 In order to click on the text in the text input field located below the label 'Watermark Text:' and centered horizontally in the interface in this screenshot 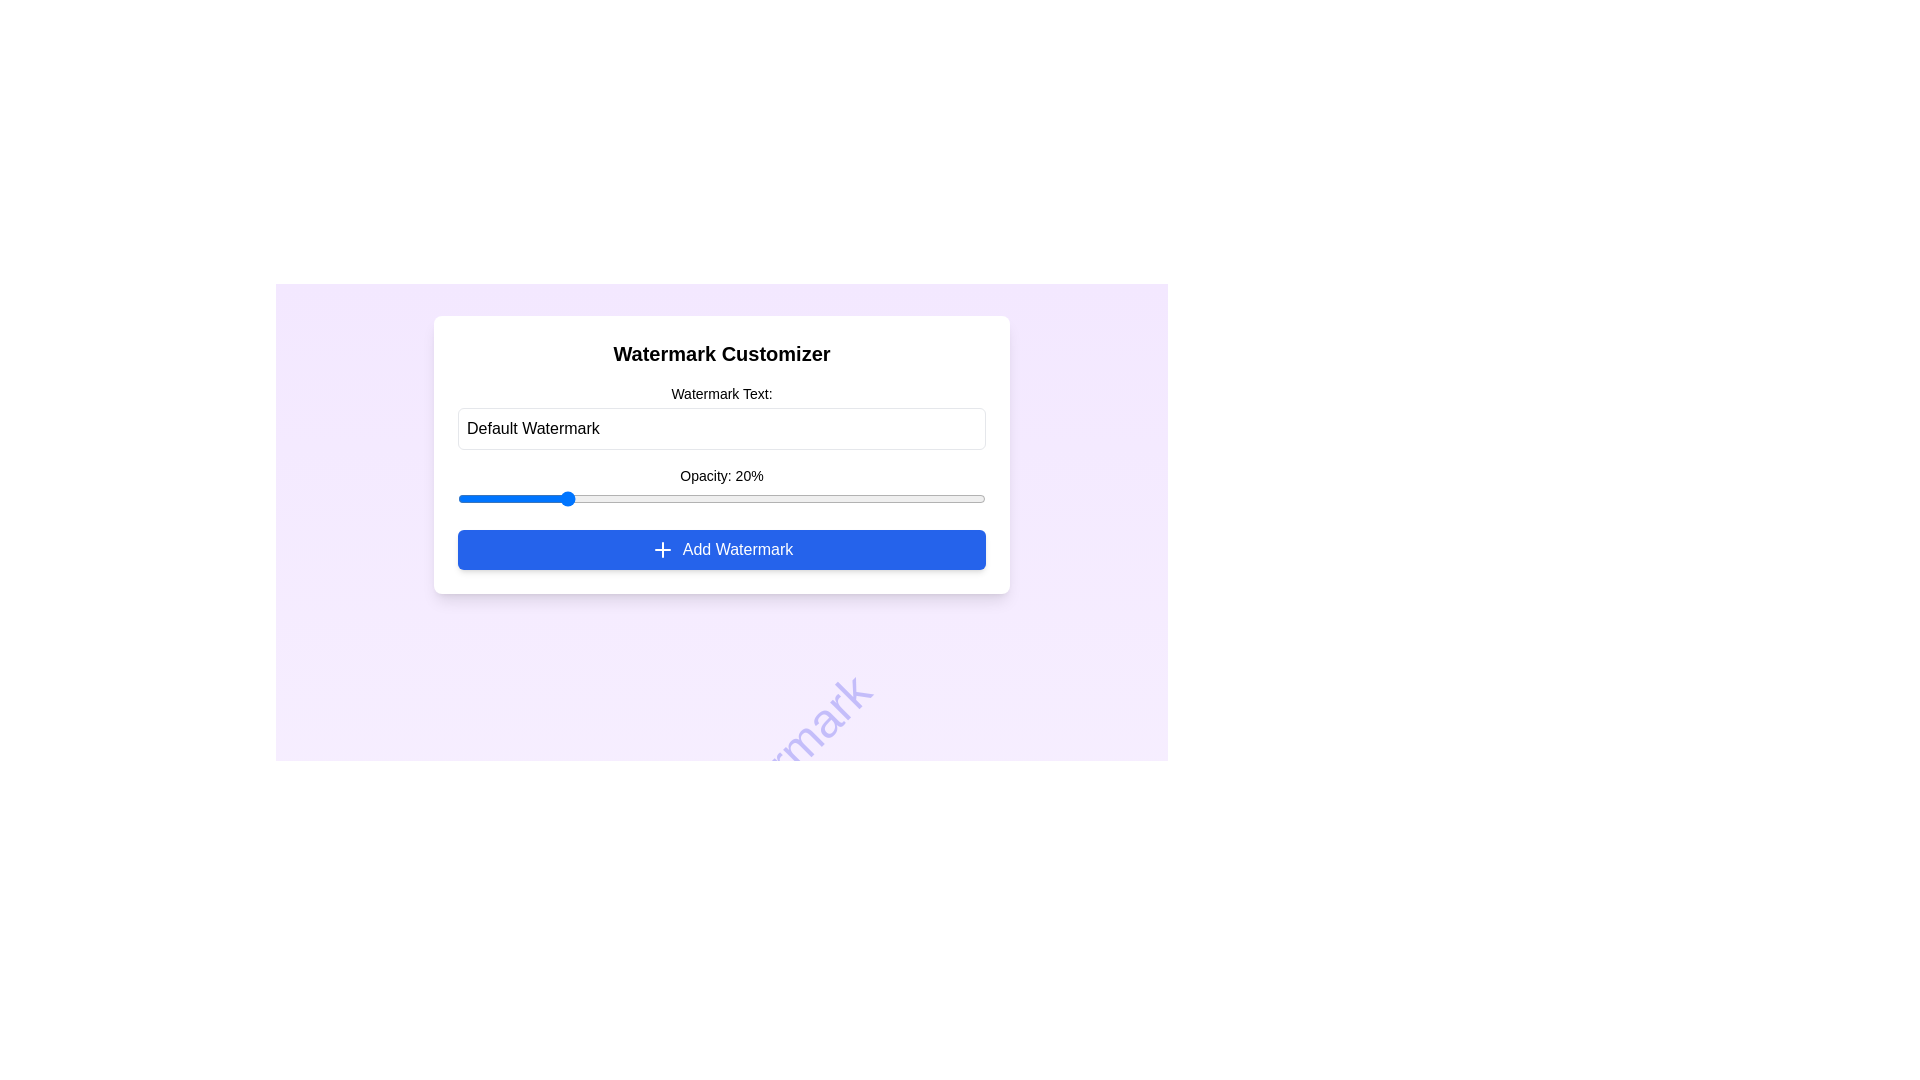, I will do `click(720, 427)`.